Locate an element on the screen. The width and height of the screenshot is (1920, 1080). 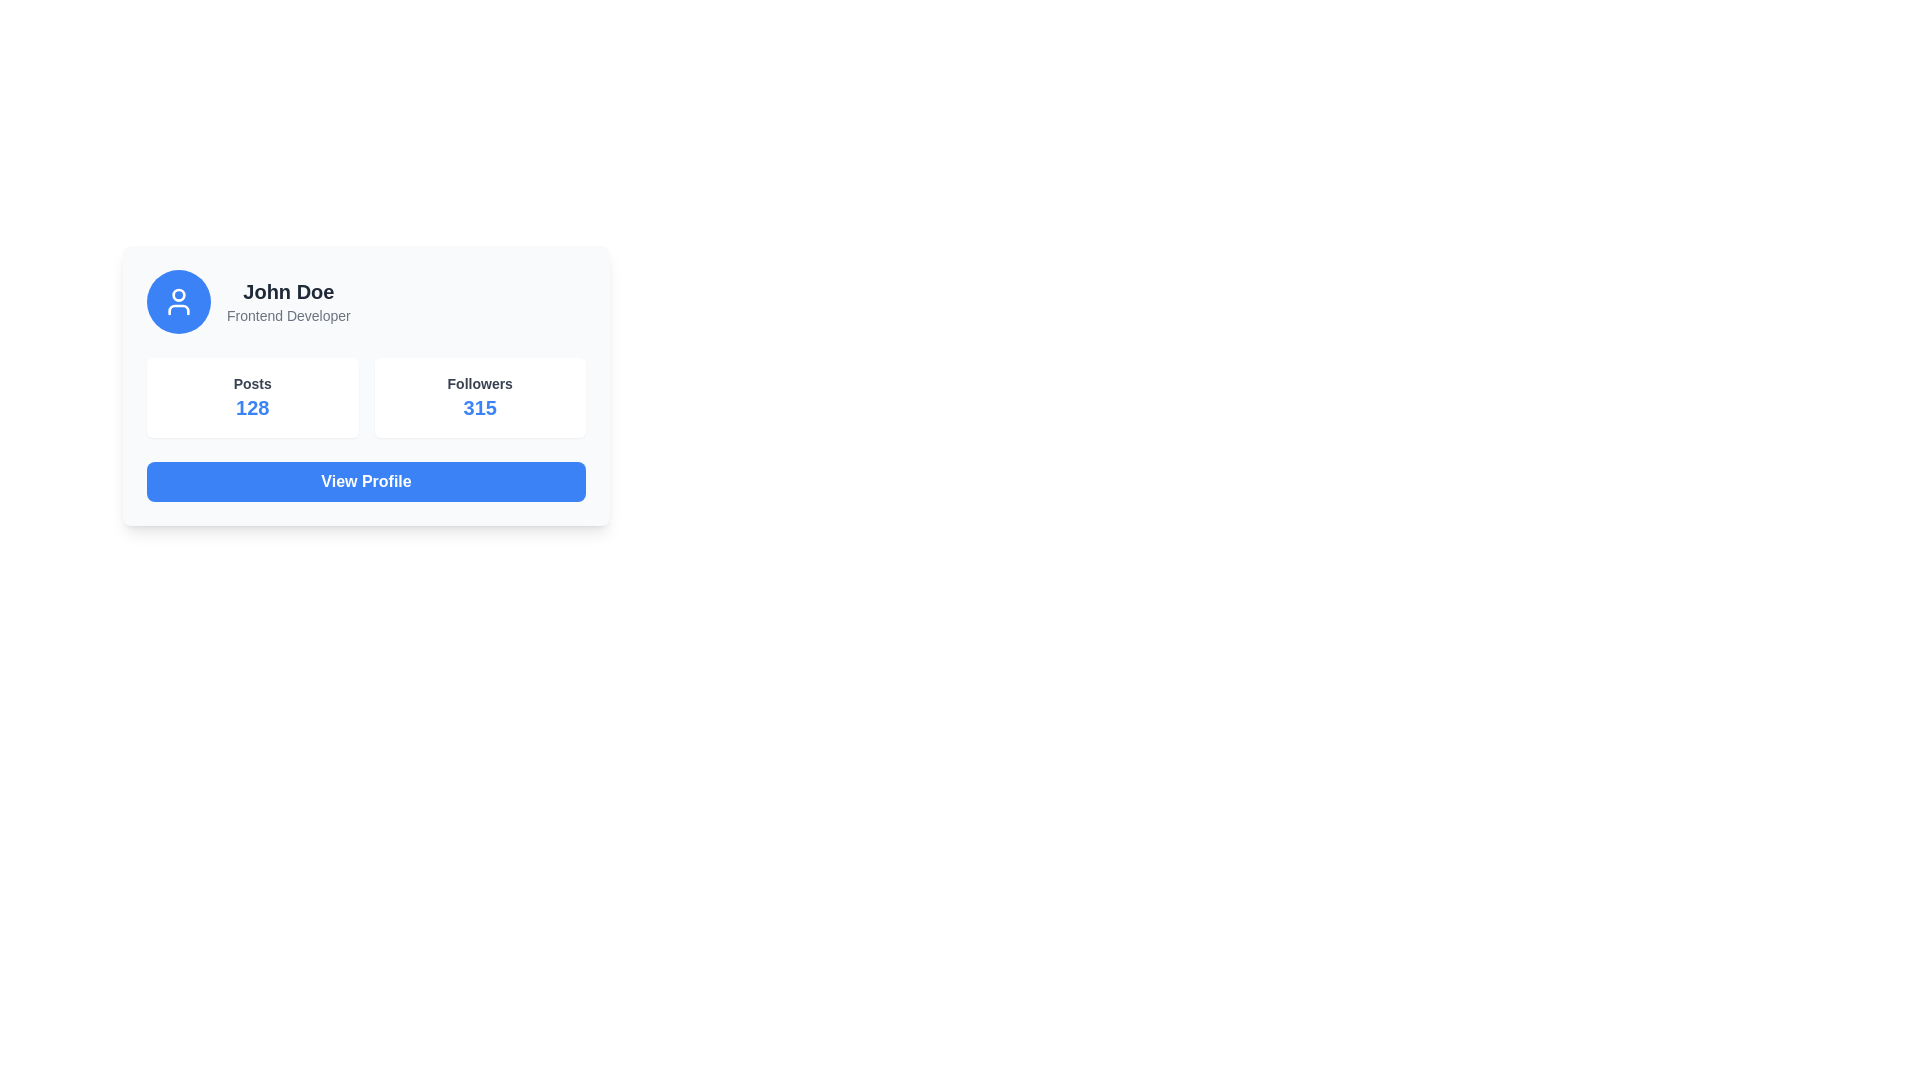
the text label displaying 'John Doe' in bold style is located at coordinates (287, 292).